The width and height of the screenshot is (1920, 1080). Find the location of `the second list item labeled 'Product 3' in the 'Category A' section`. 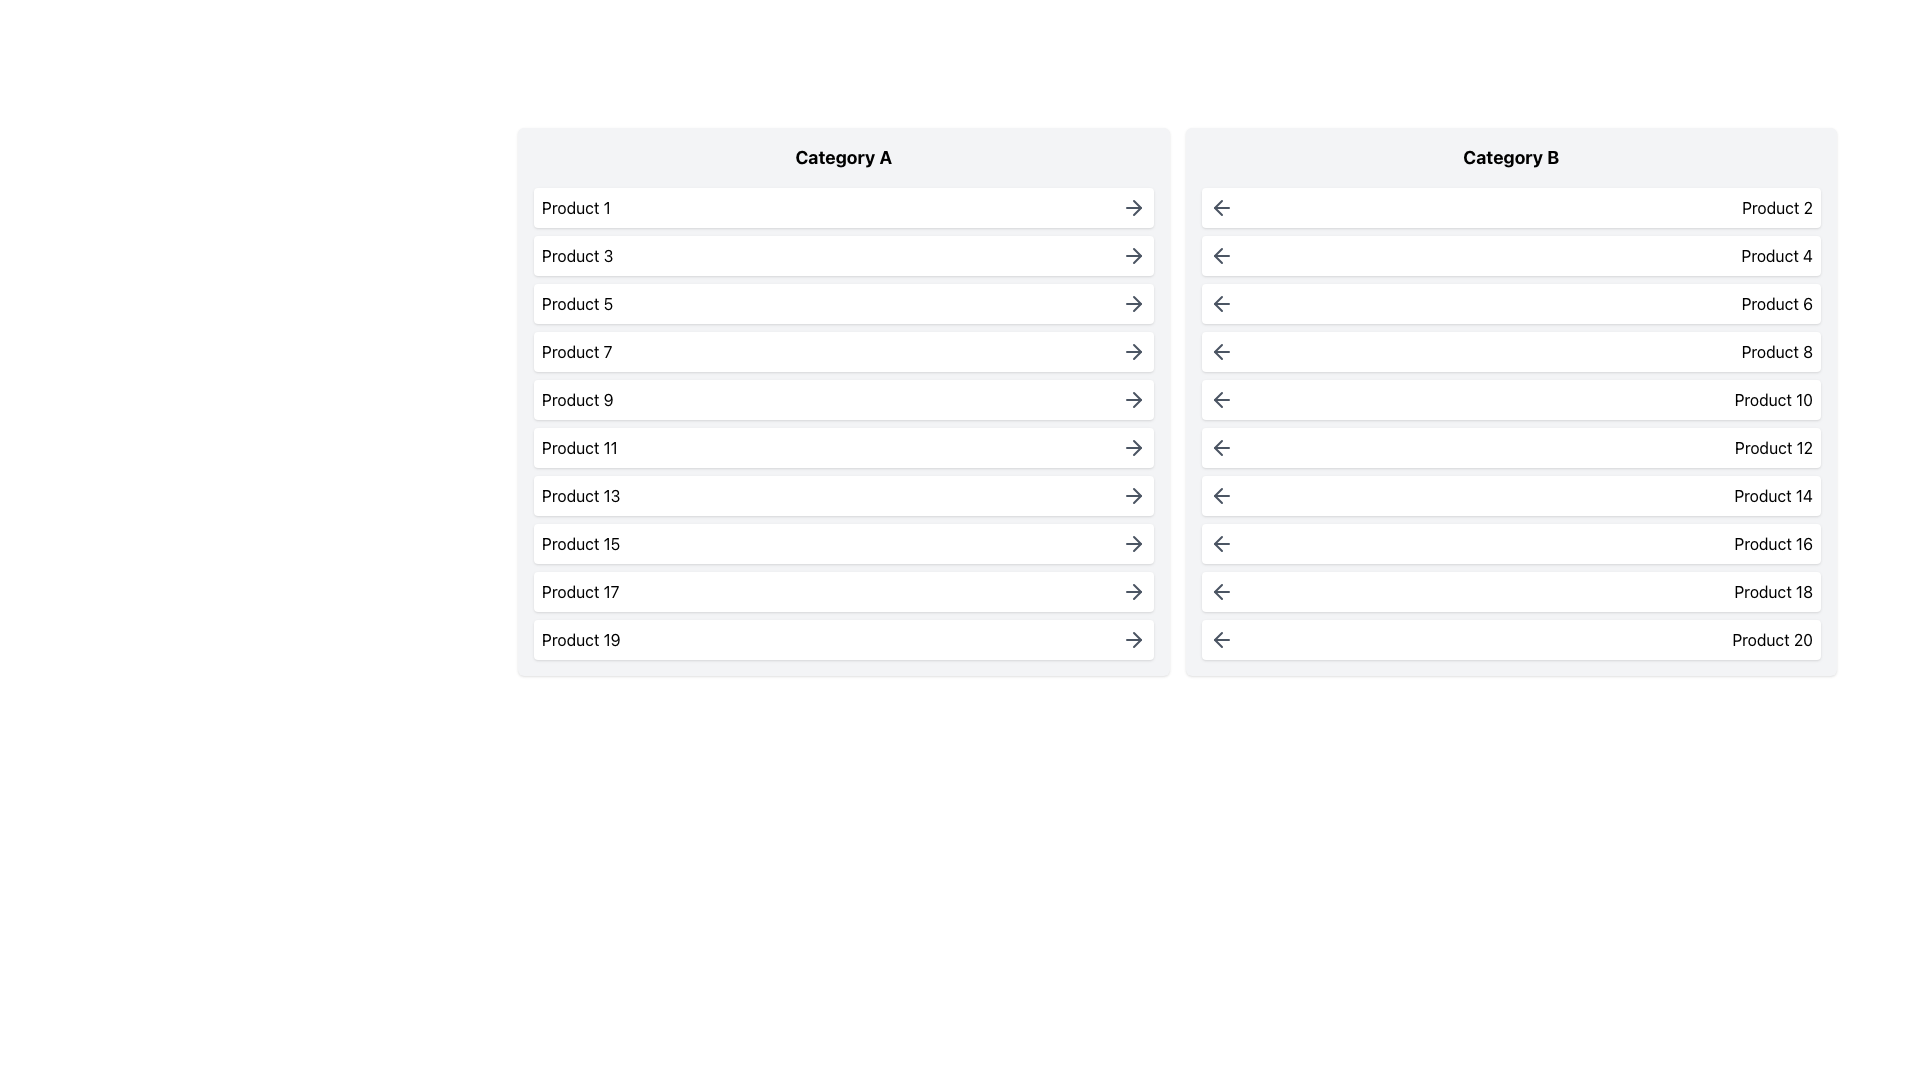

the second list item labeled 'Product 3' in the 'Category A' section is located at coordinates (843, 254).